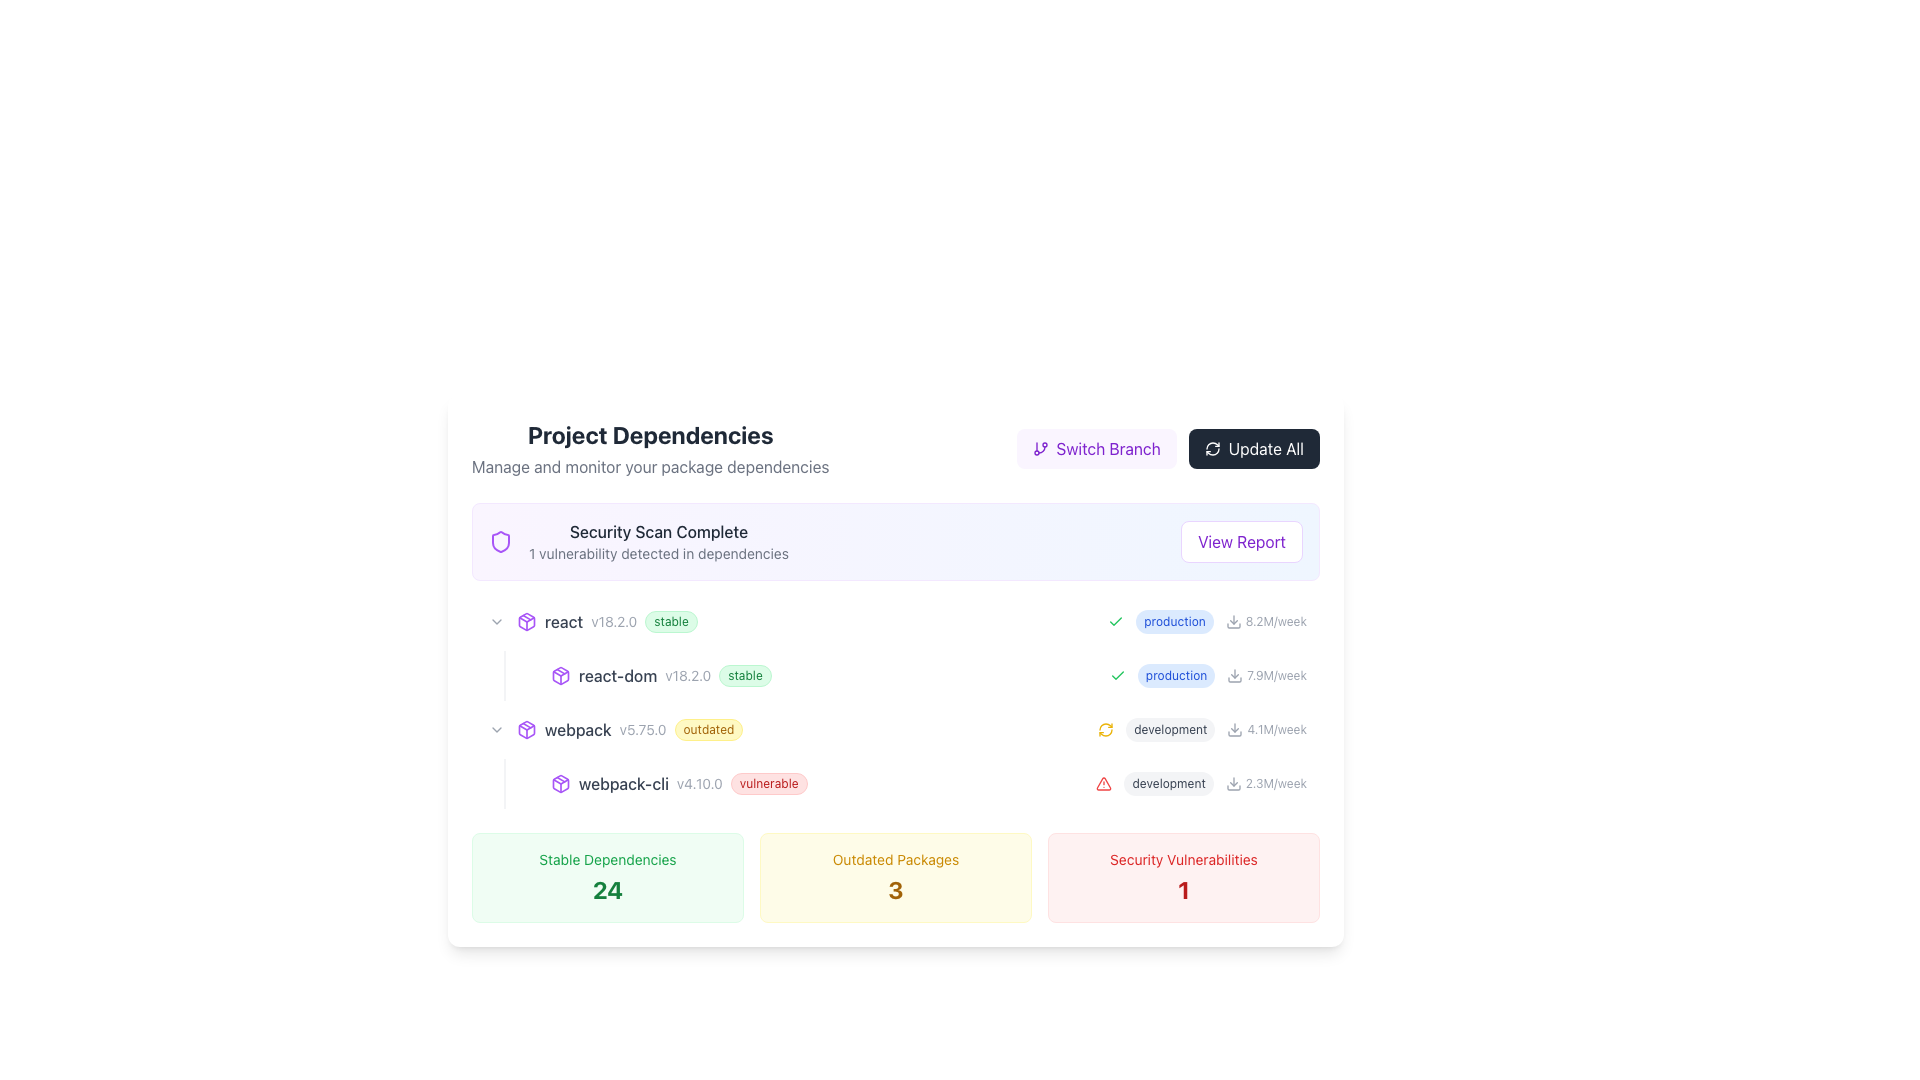  I want to click on the 'webpack' dependency icon, which is visually represented as a package and is located to the left of the 'webpack v5.75.0 outdated' label in the project dependencies list, so click(527, 729).